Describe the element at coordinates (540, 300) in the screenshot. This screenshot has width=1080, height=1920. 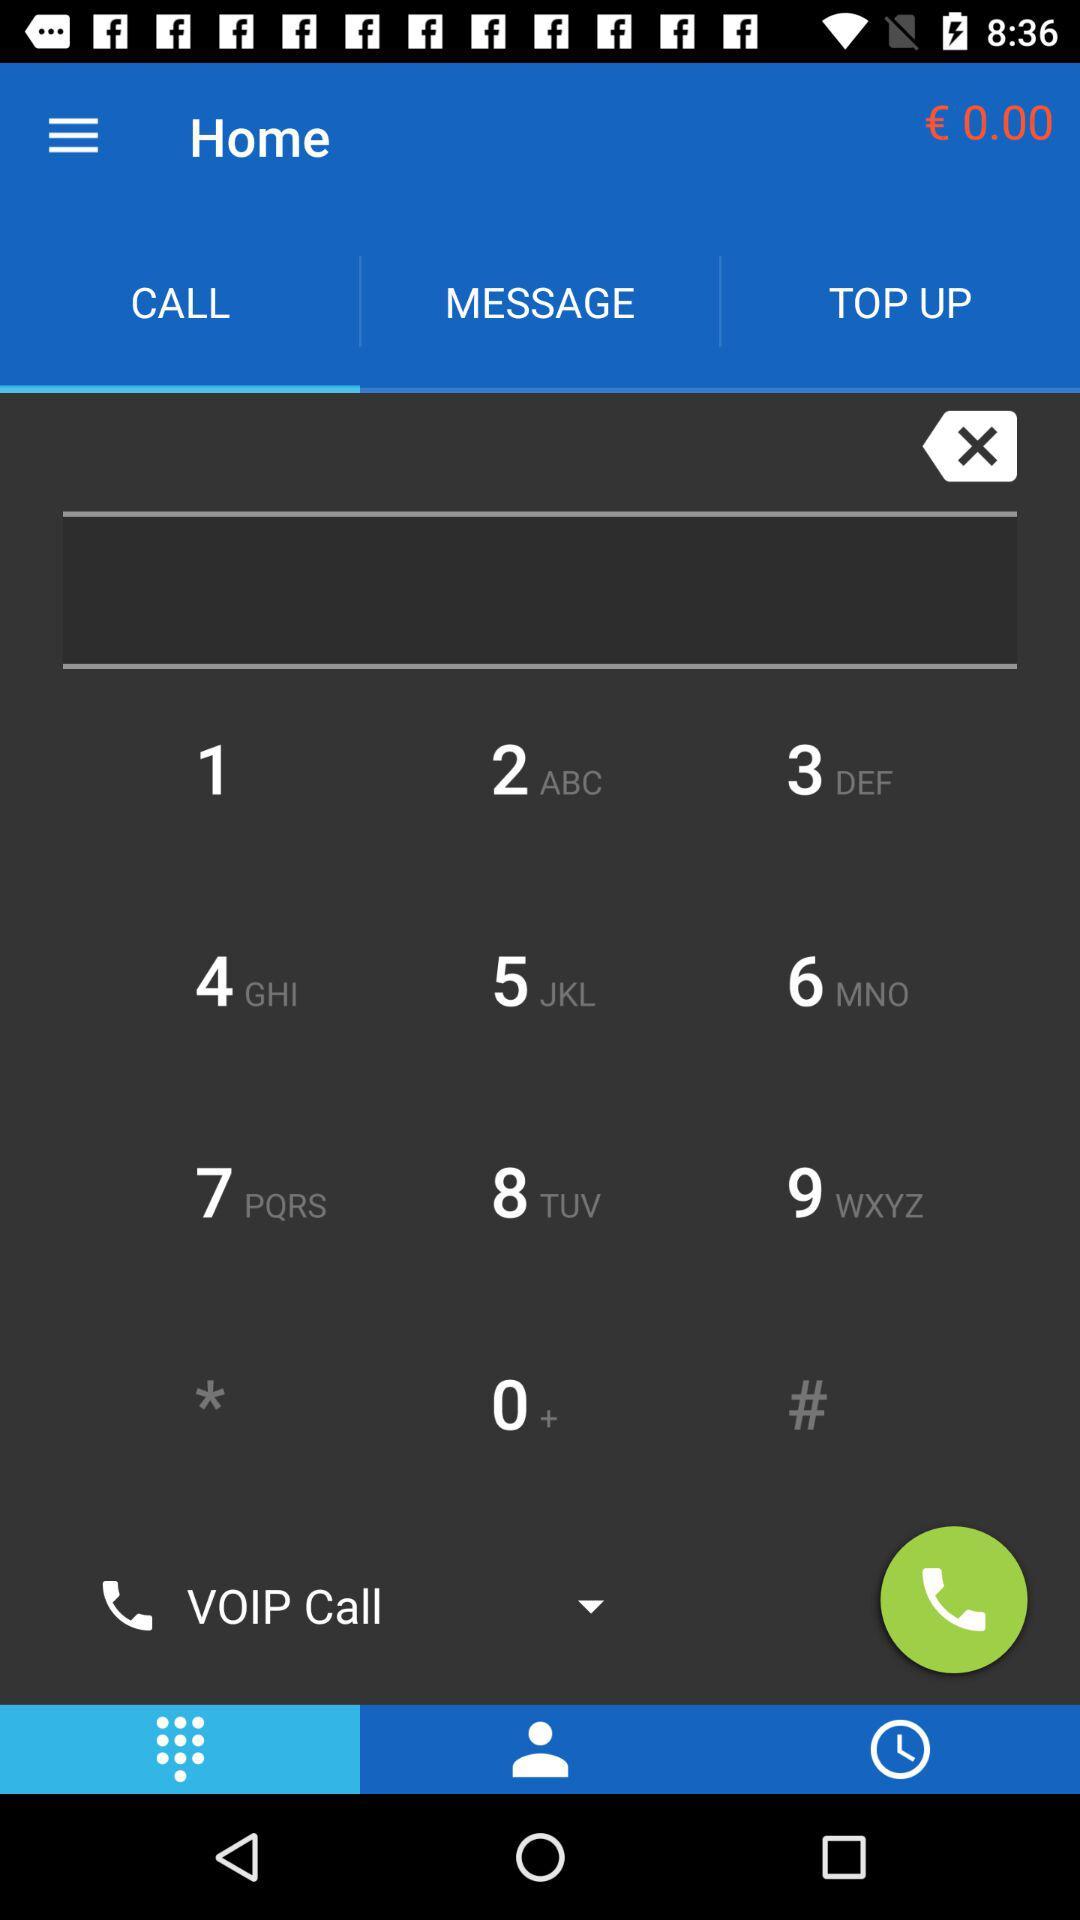
I see `icon next to top up` at that location.